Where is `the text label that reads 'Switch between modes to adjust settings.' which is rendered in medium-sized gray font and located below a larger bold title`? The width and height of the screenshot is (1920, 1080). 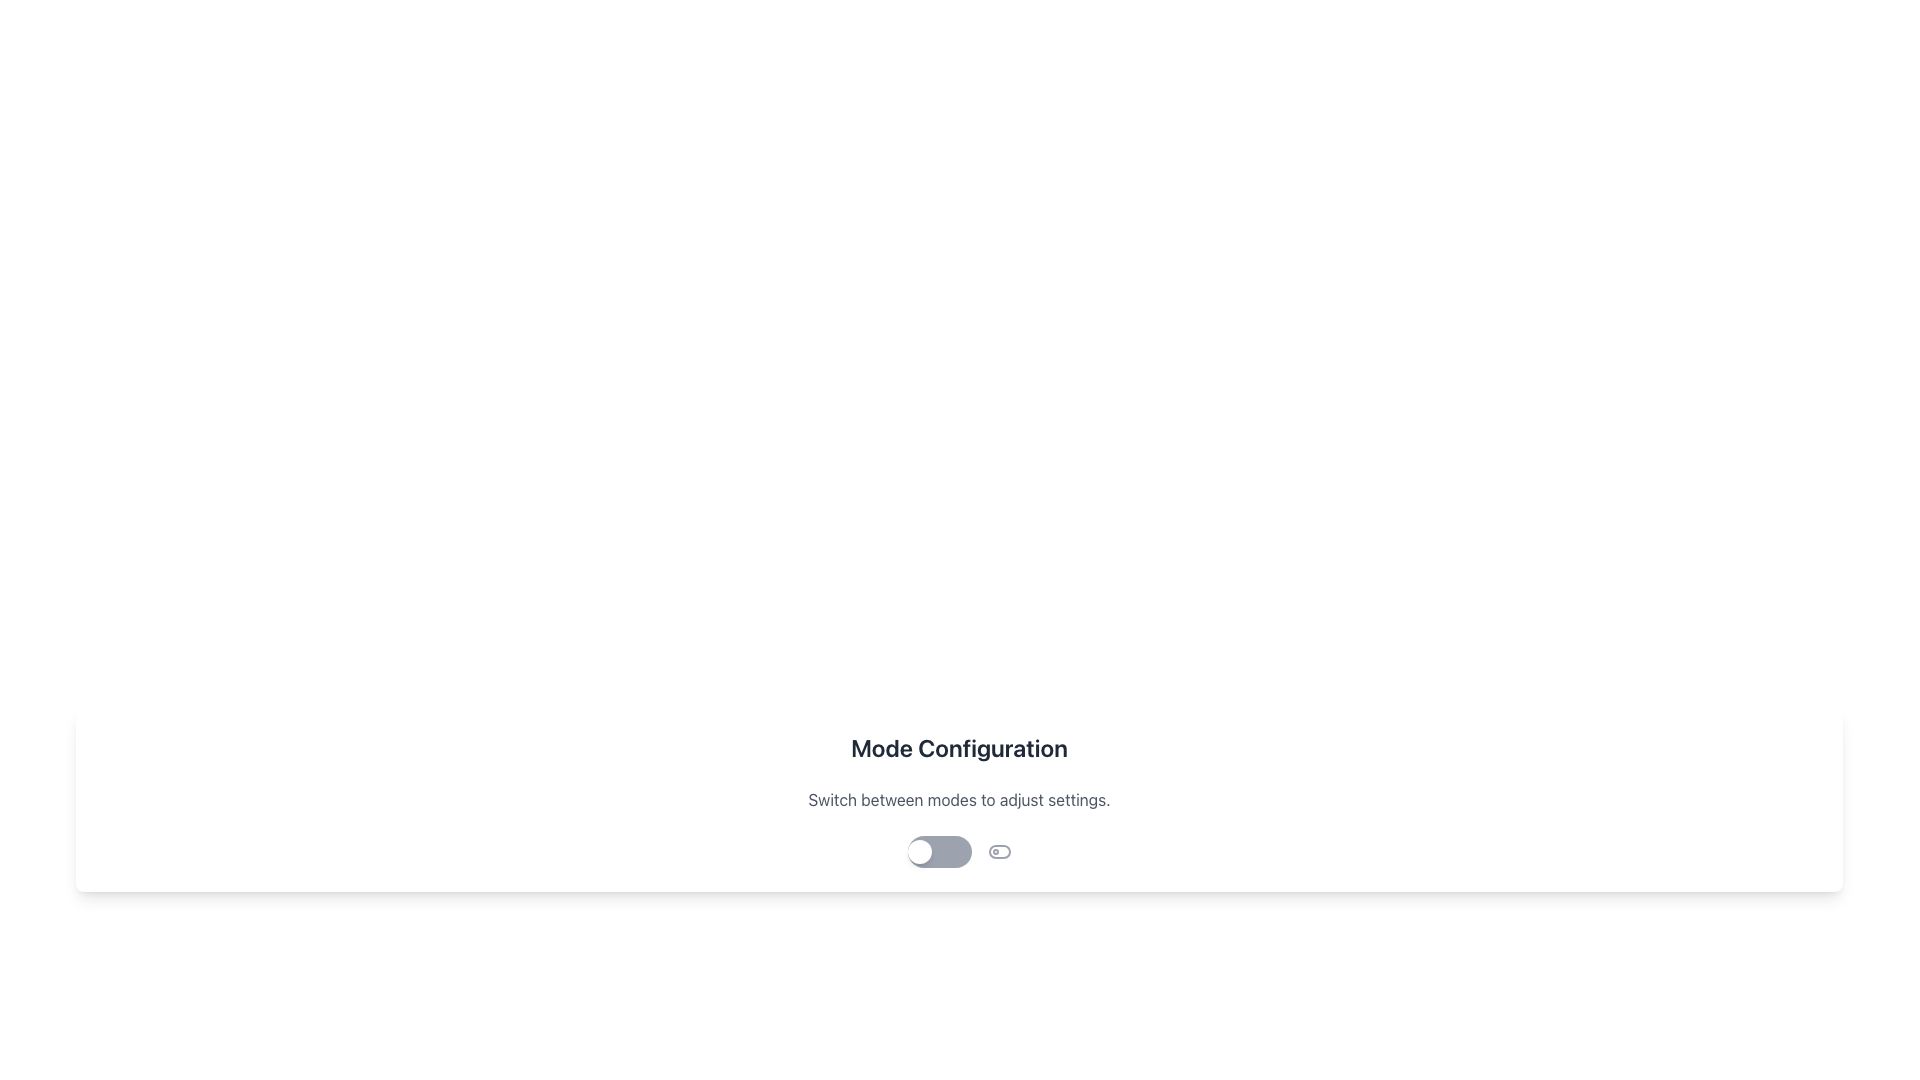 the text label that reads 'Switch between modes to adjust settings.' which is rendered in medium-sized gray font and located below a larger bold title is located at coordinates (958, 798).